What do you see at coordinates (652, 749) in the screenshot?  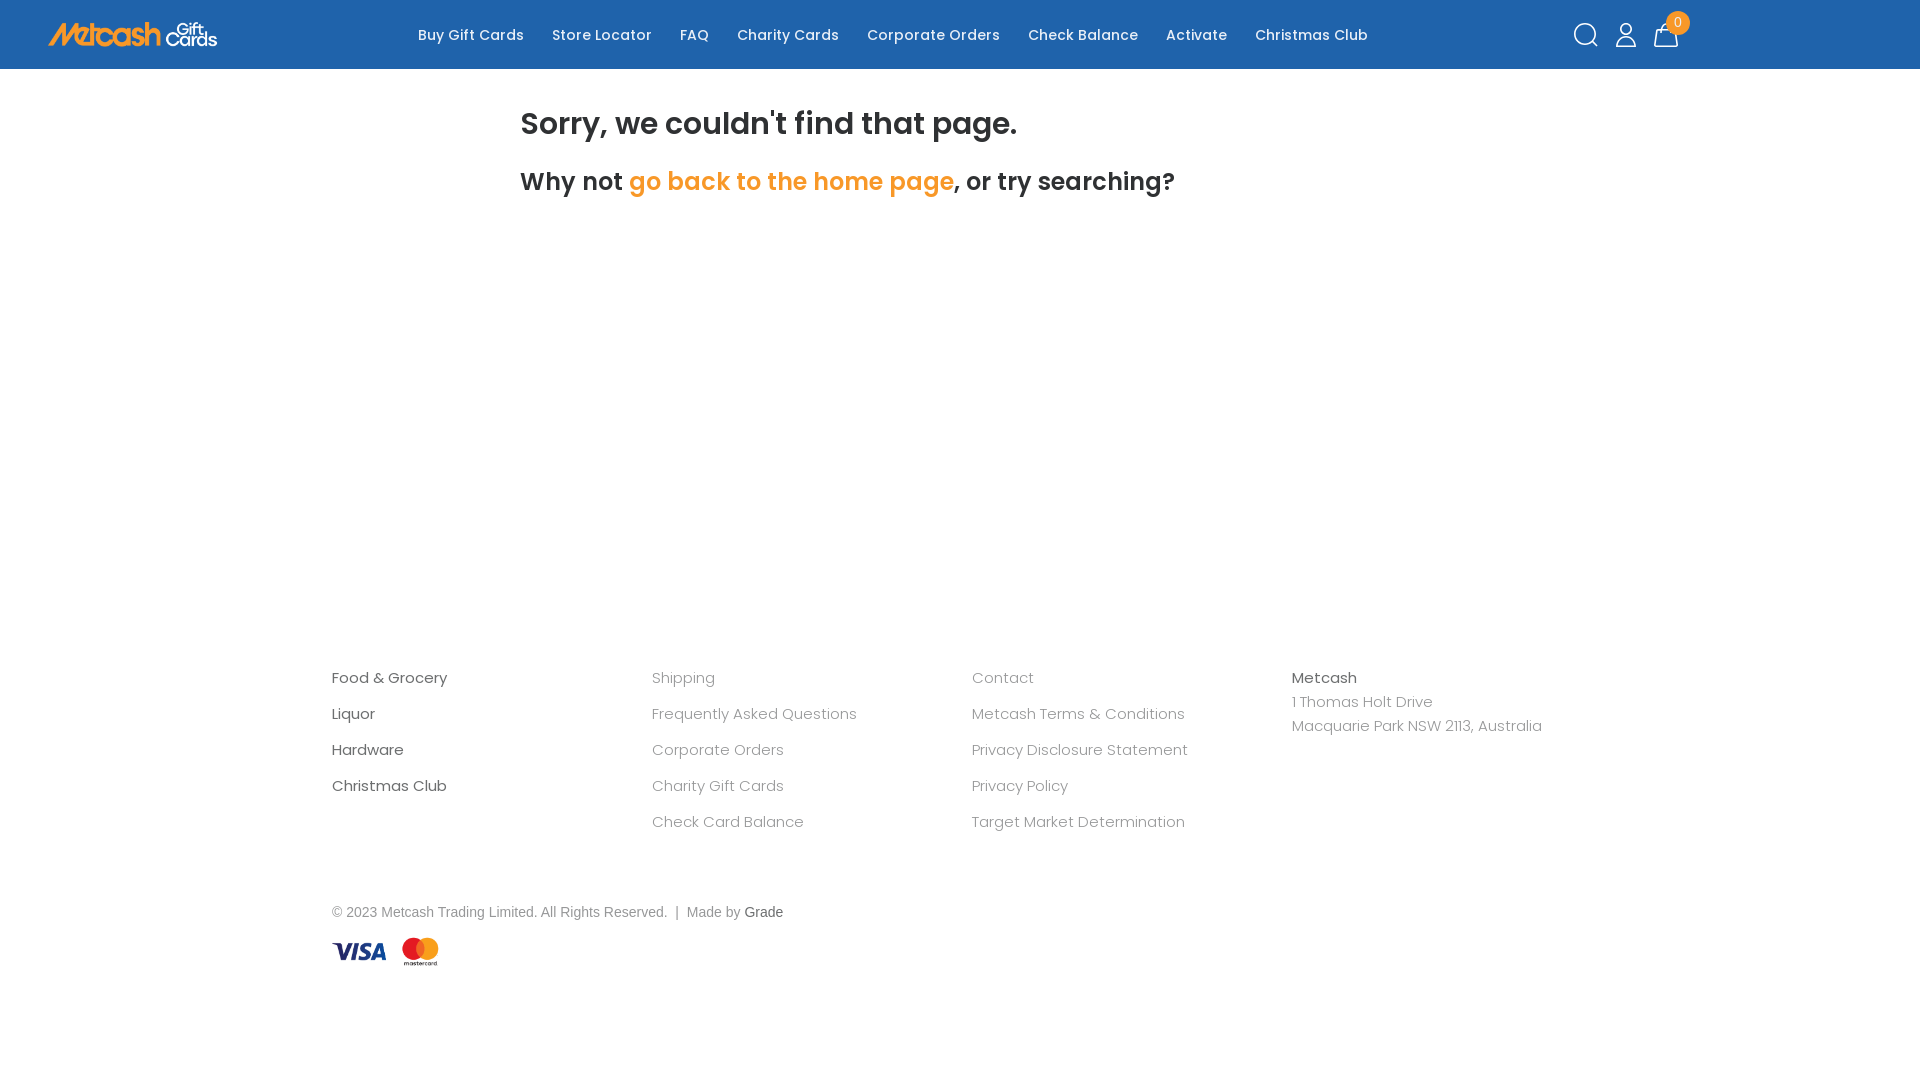 I see `'Corporate Orders'` at bounding box center [652, 749].